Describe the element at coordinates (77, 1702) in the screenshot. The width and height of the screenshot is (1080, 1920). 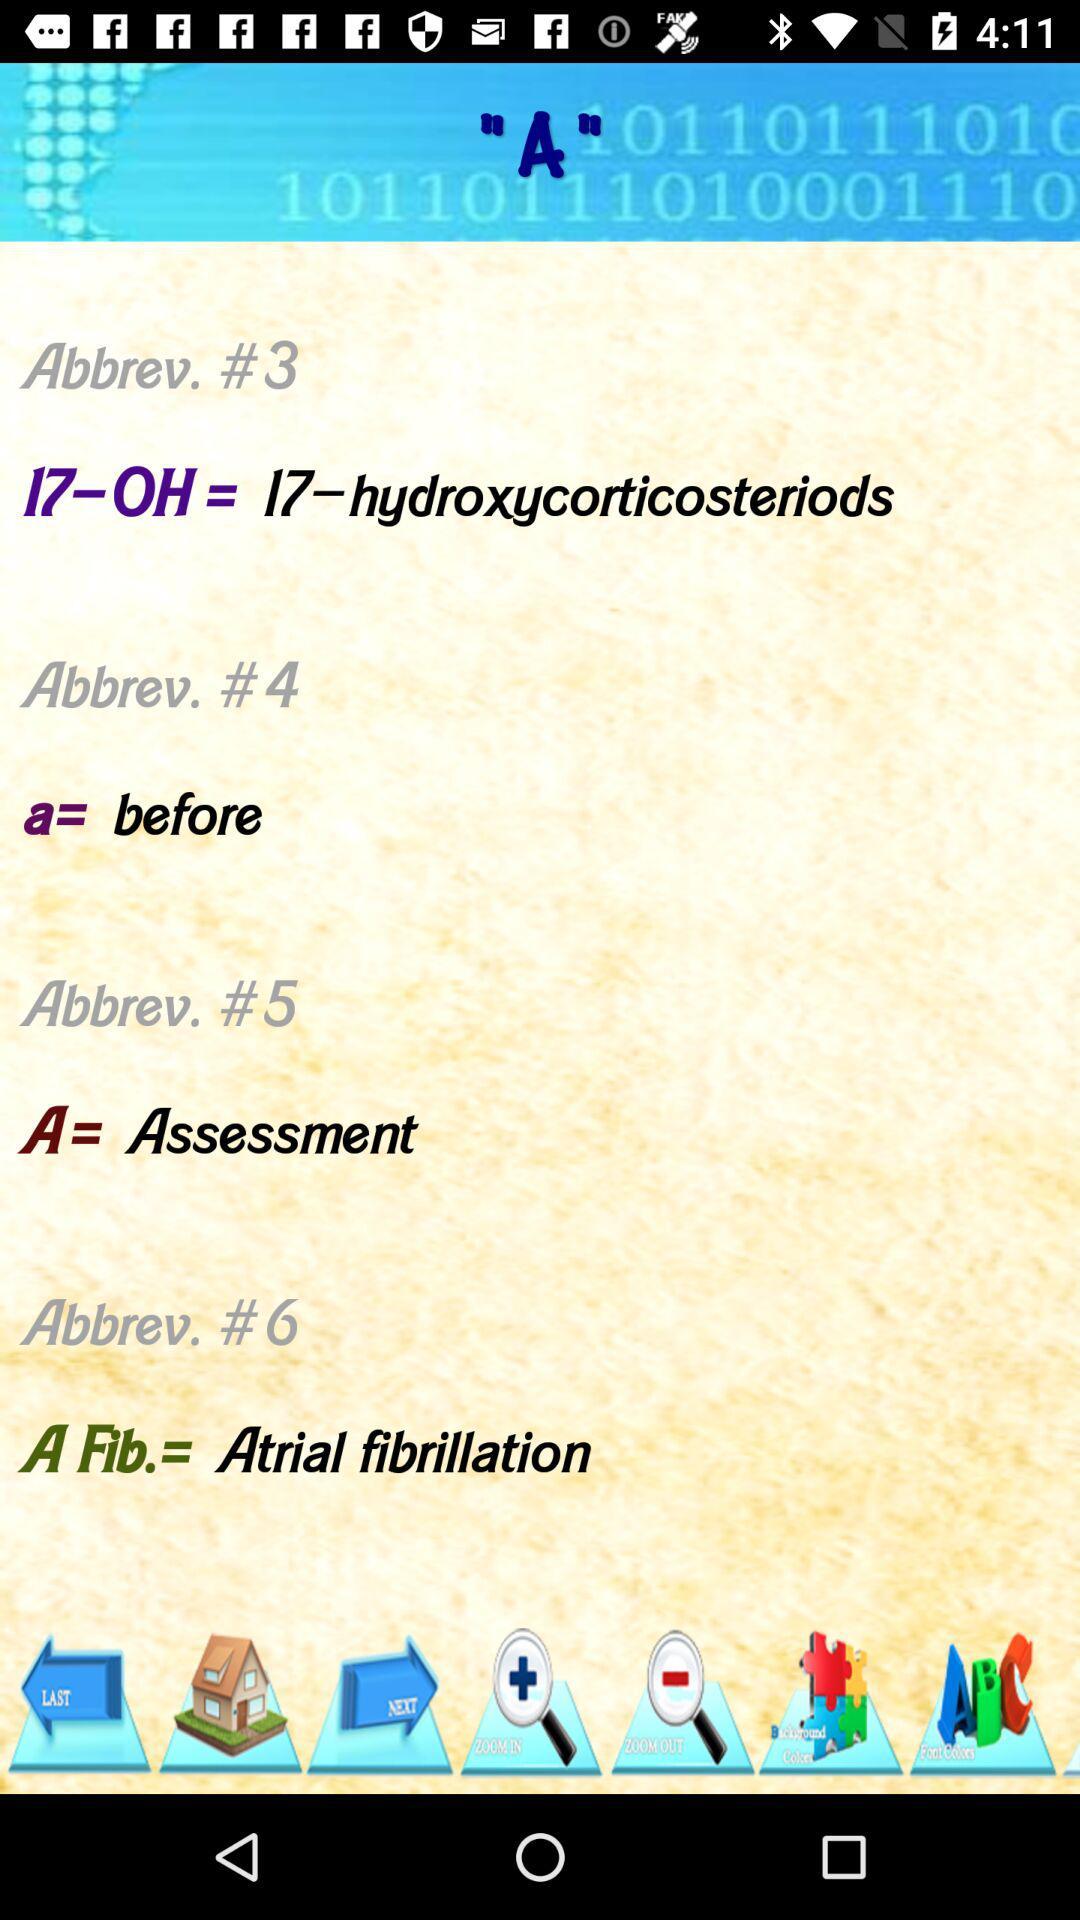
I see `the arrow_backward icon` at that location.